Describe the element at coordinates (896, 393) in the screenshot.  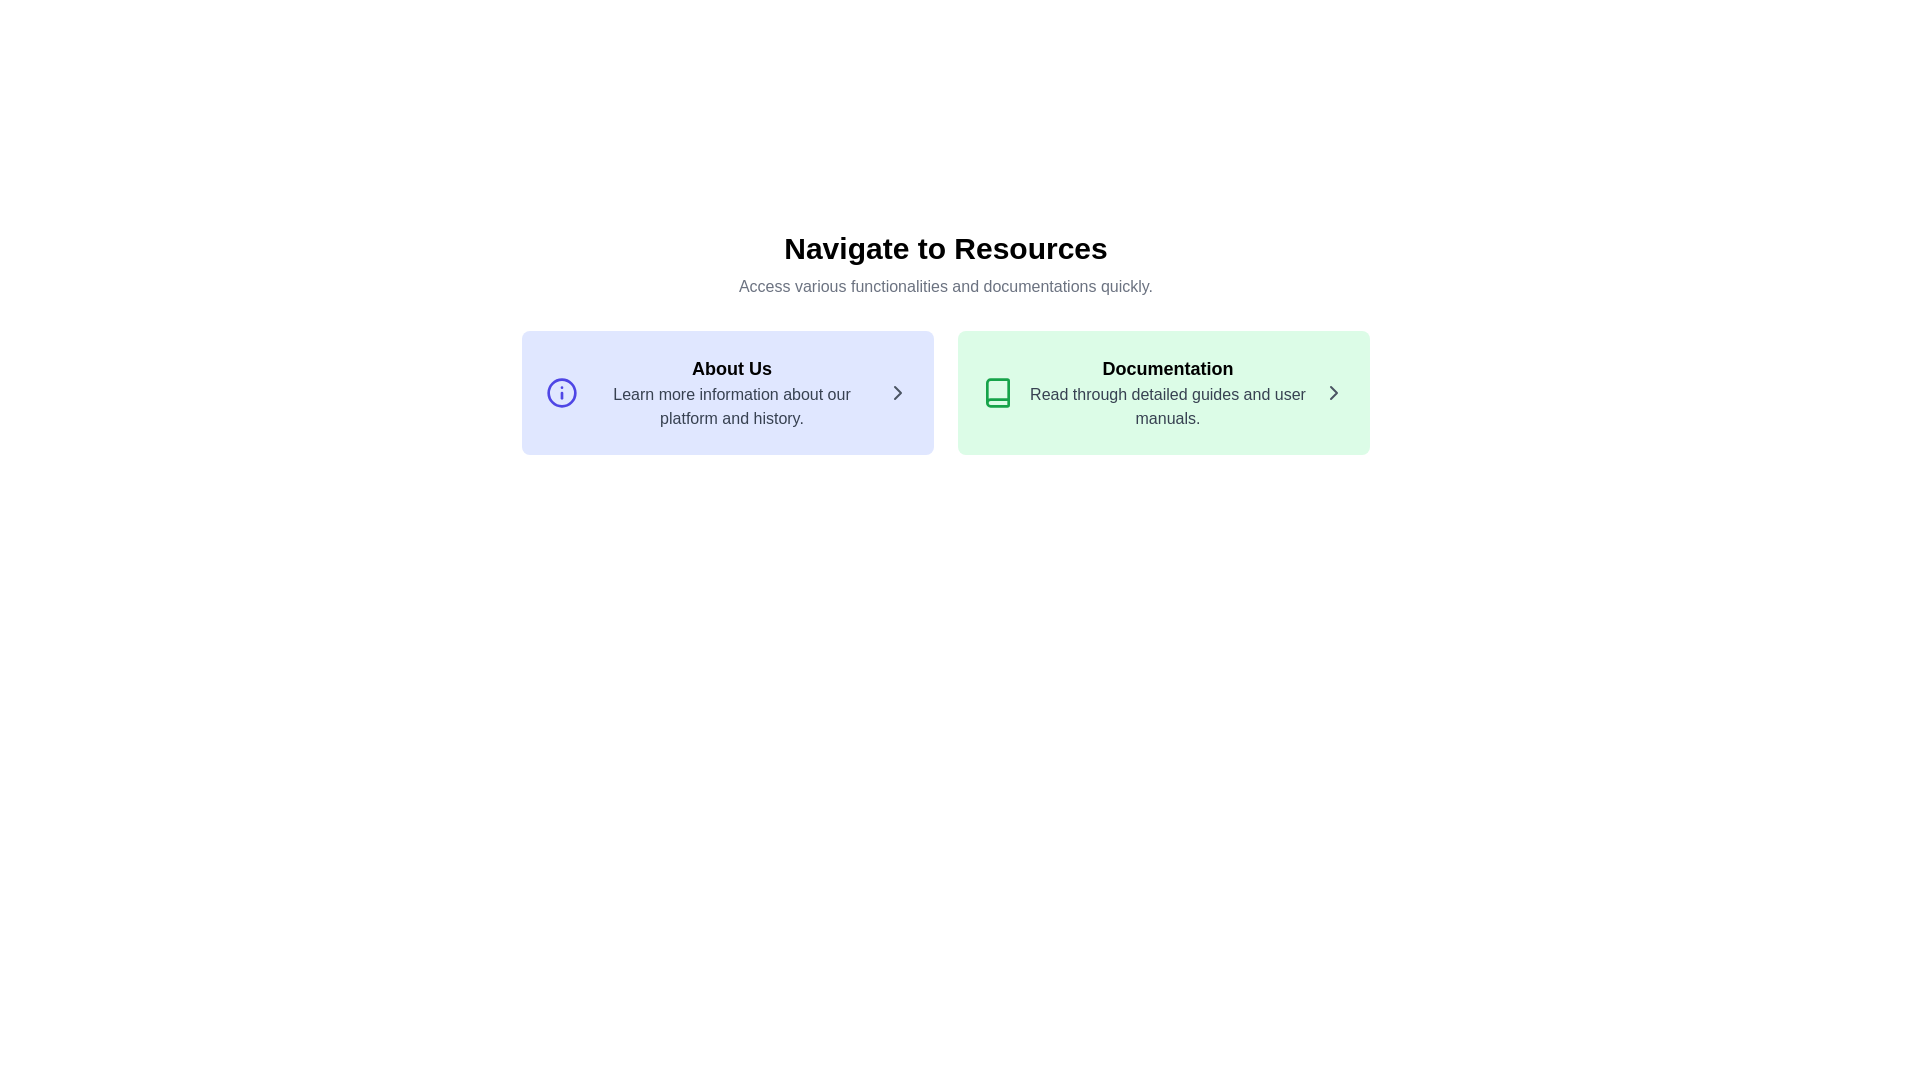
I see `the chevron icon located at the far right of the 'About Us' card` at that location.